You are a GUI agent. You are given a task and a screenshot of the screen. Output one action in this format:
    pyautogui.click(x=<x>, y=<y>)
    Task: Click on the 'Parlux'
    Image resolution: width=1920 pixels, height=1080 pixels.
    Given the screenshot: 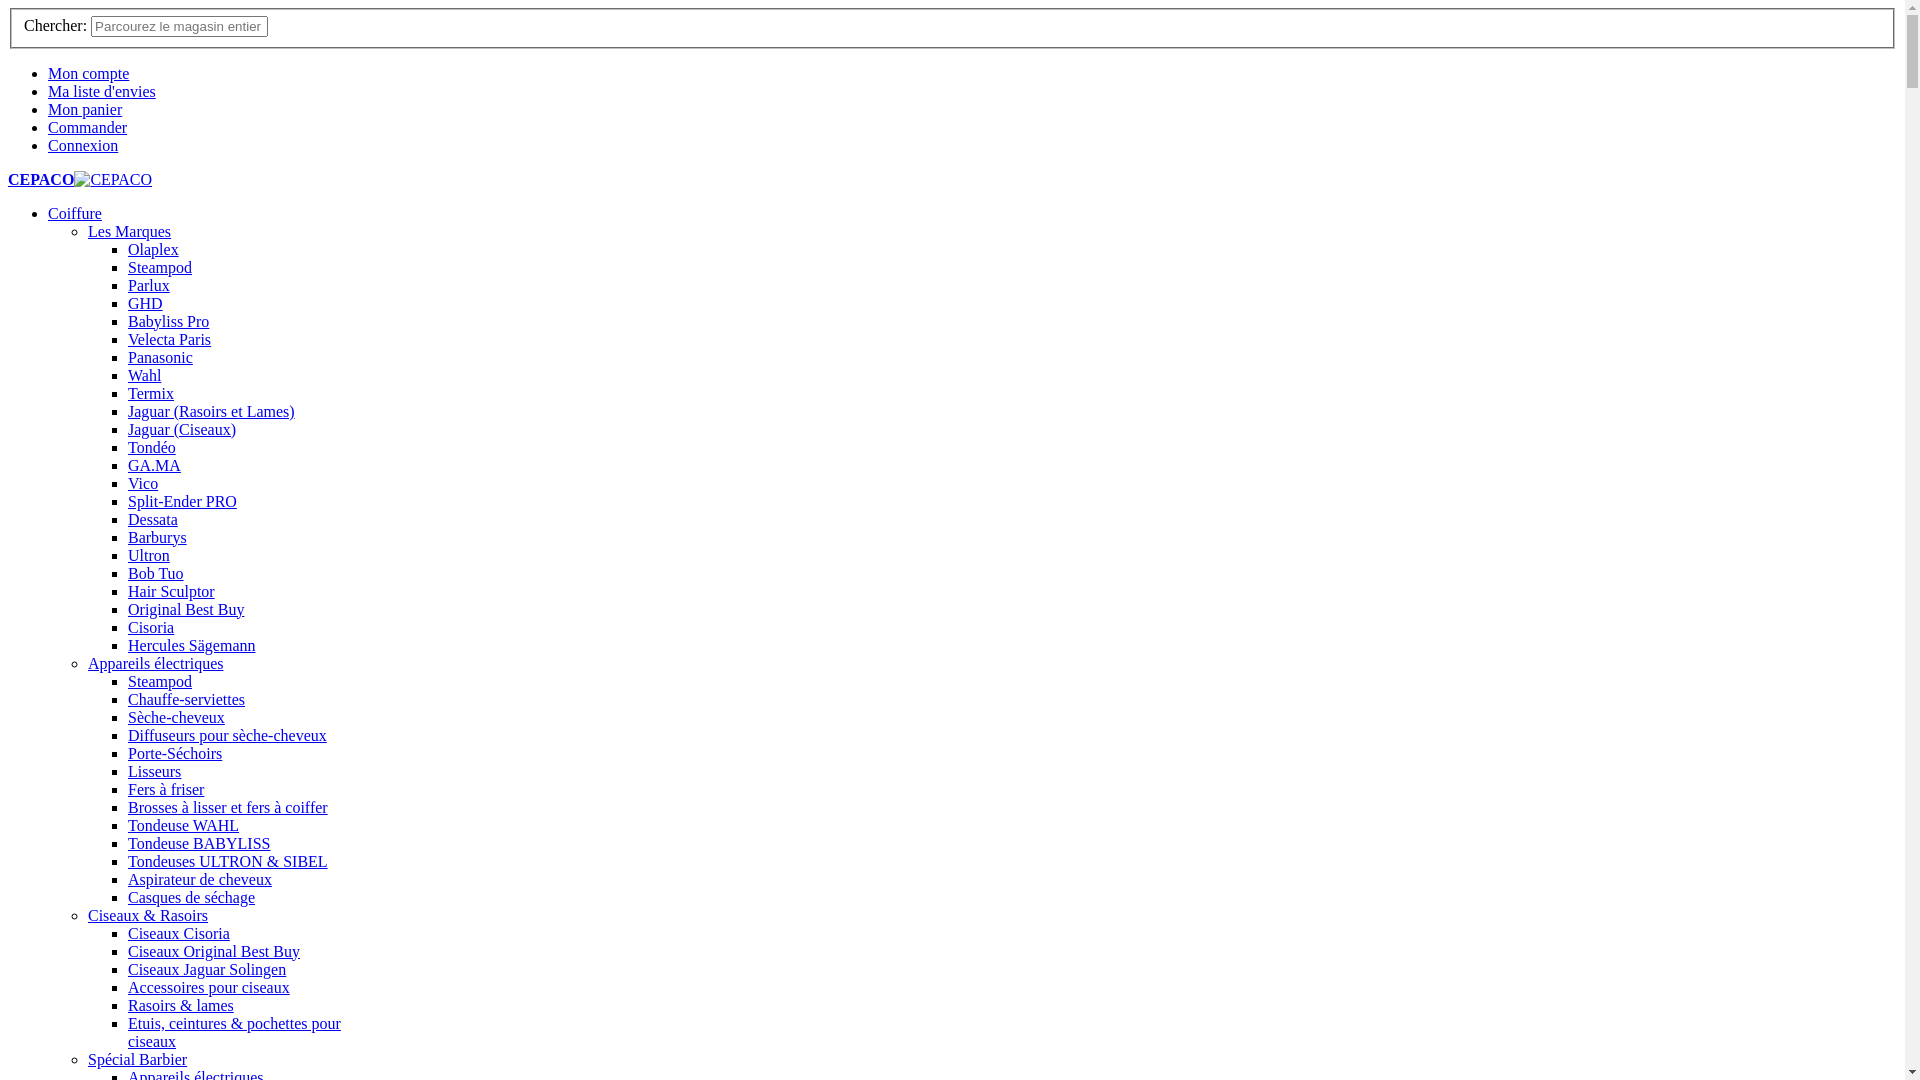 What is the action you would take?
    pyautogui.click(x=147, y=285)
    